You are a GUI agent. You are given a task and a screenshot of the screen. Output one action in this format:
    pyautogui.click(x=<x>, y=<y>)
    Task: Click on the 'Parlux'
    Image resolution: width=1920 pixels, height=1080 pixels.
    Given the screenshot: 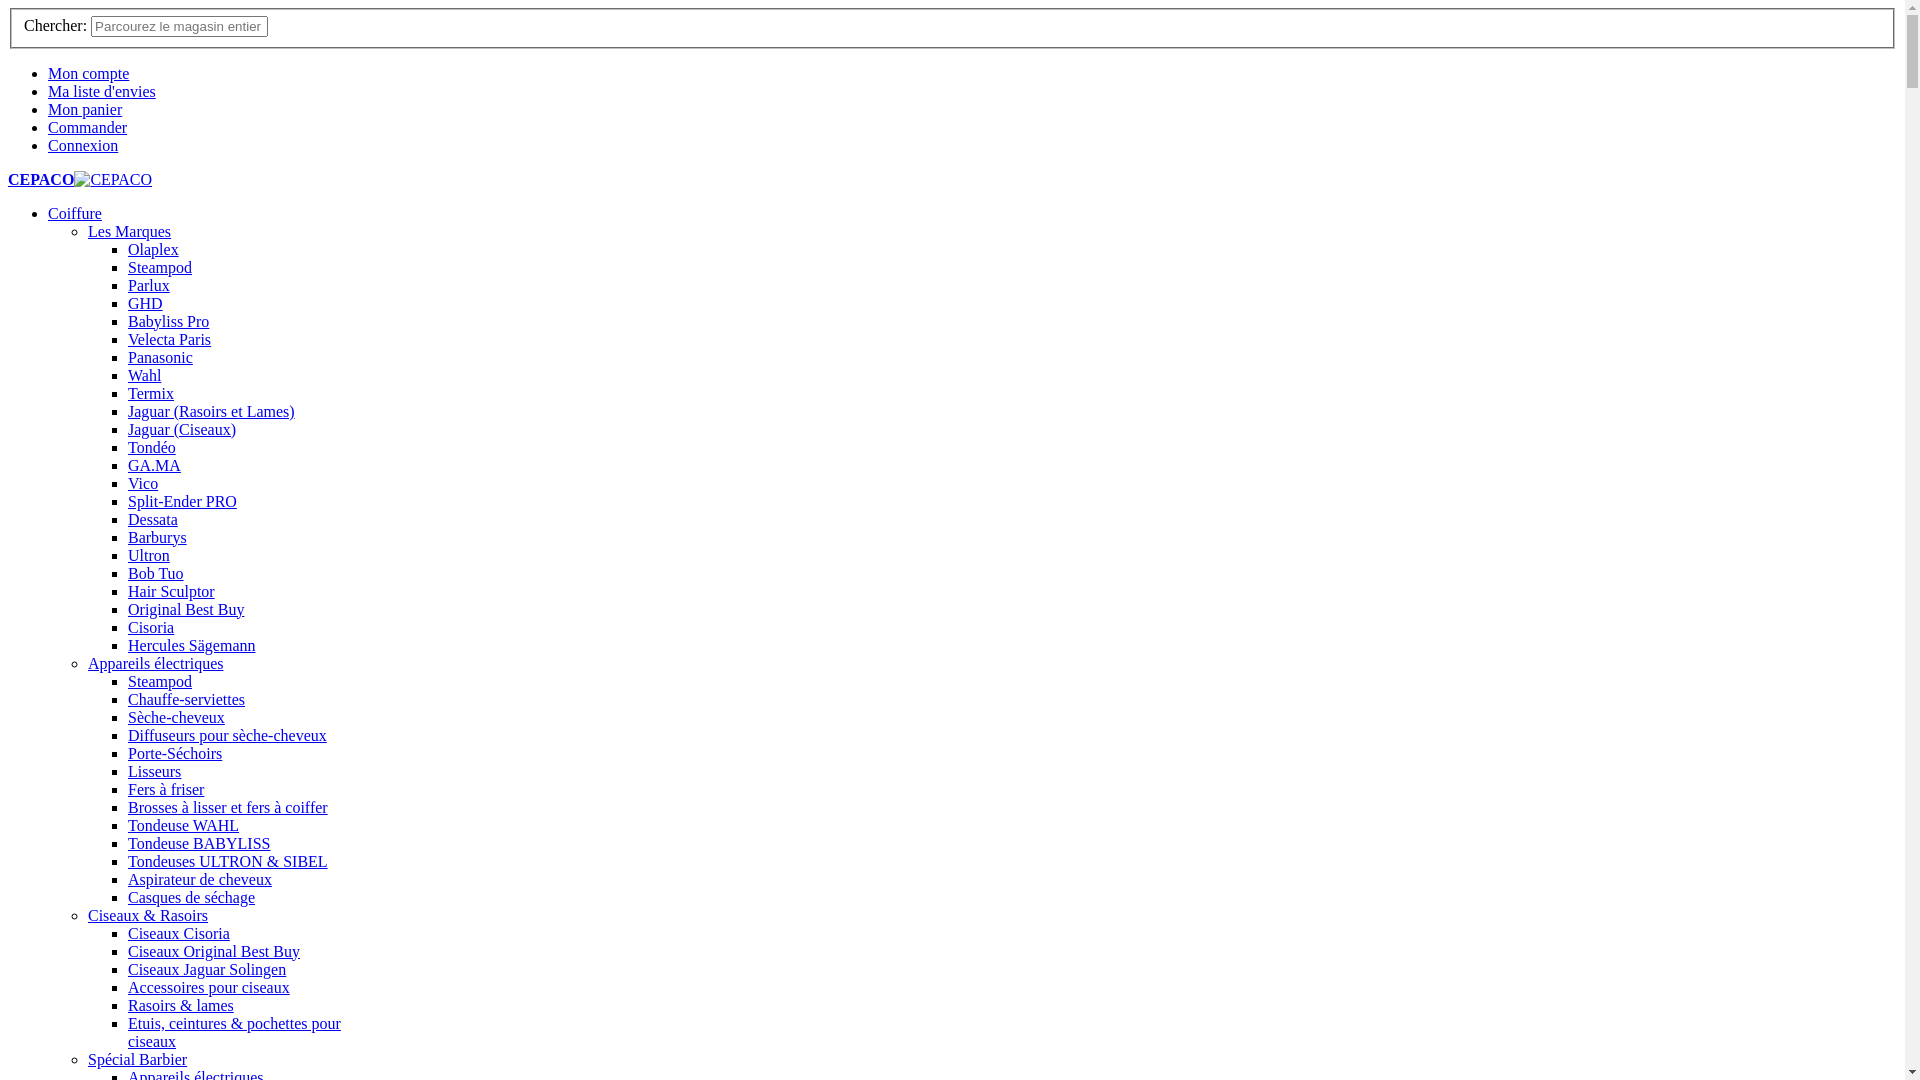 What is the action you would take?
    pyautogui.click(x=147, y=285)
    